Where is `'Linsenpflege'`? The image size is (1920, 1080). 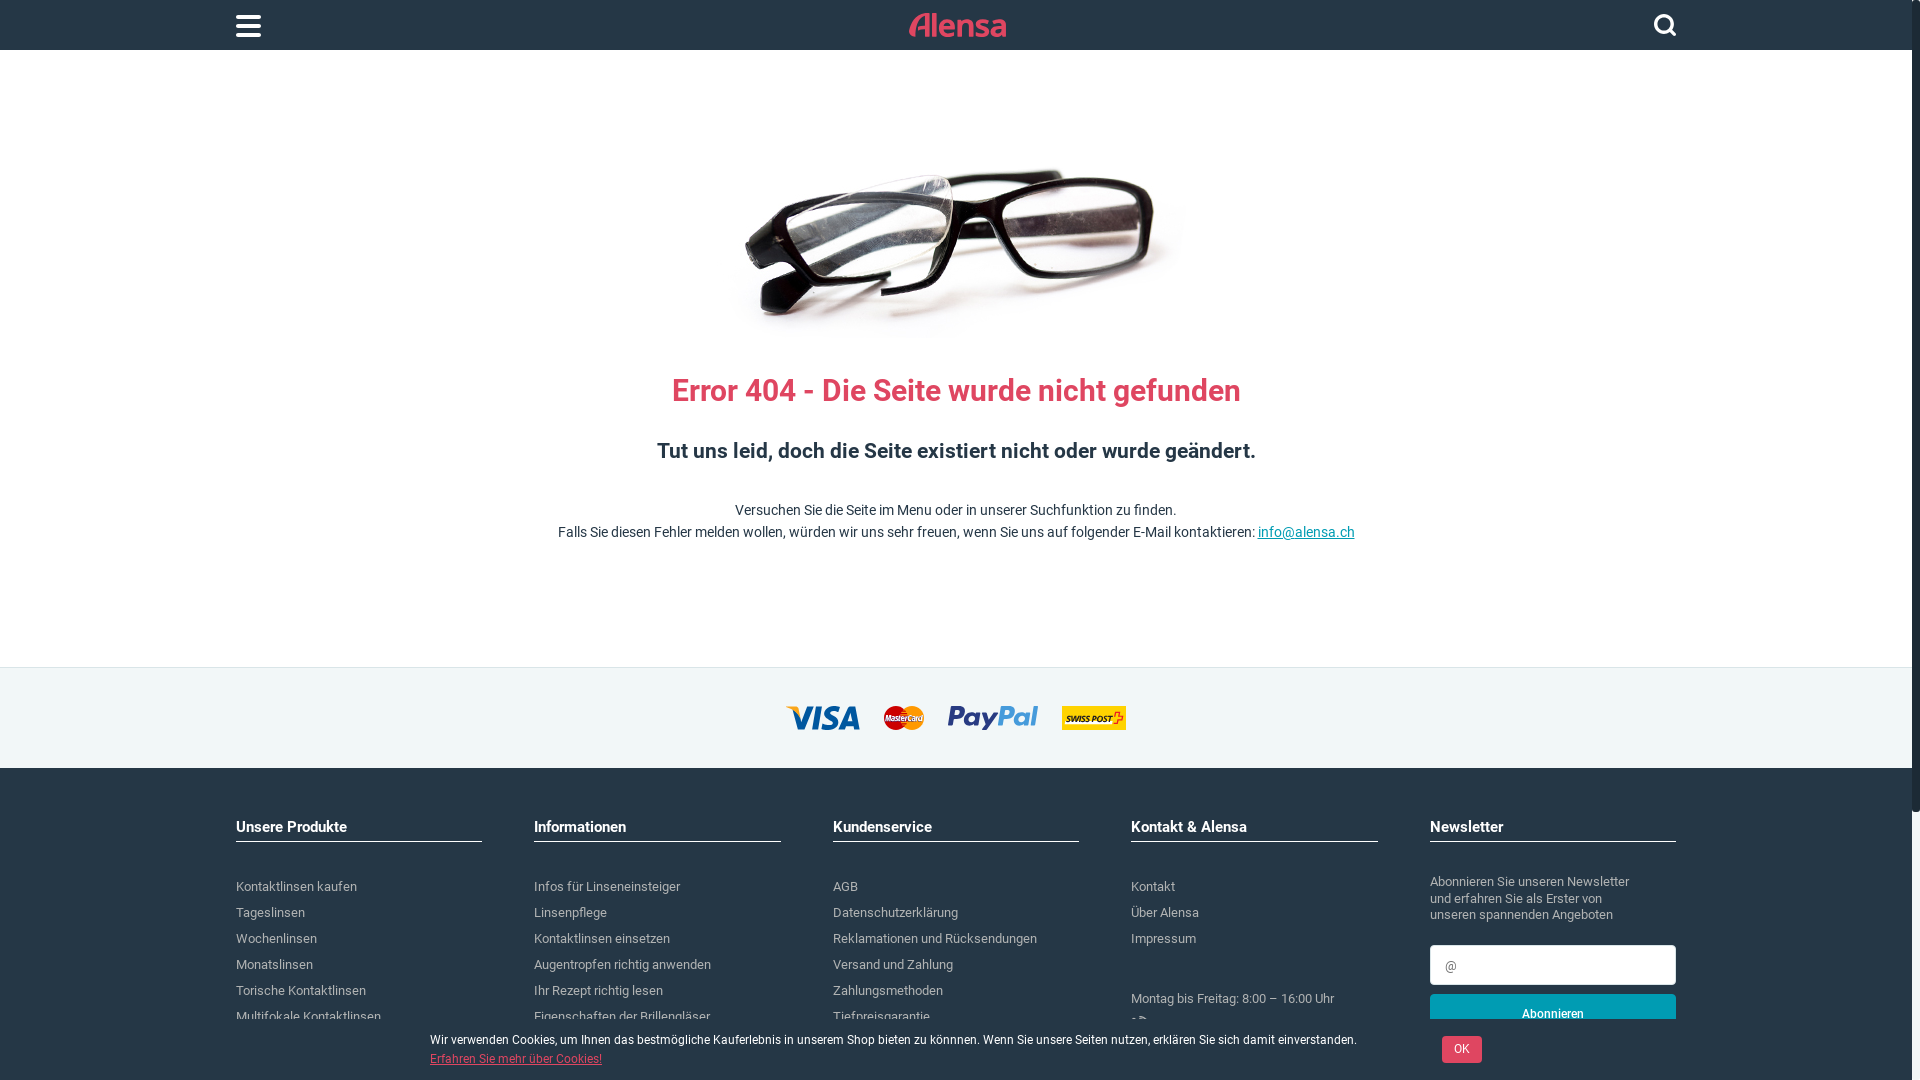
'Linsenpflege' is located at coordinates (569, 912).